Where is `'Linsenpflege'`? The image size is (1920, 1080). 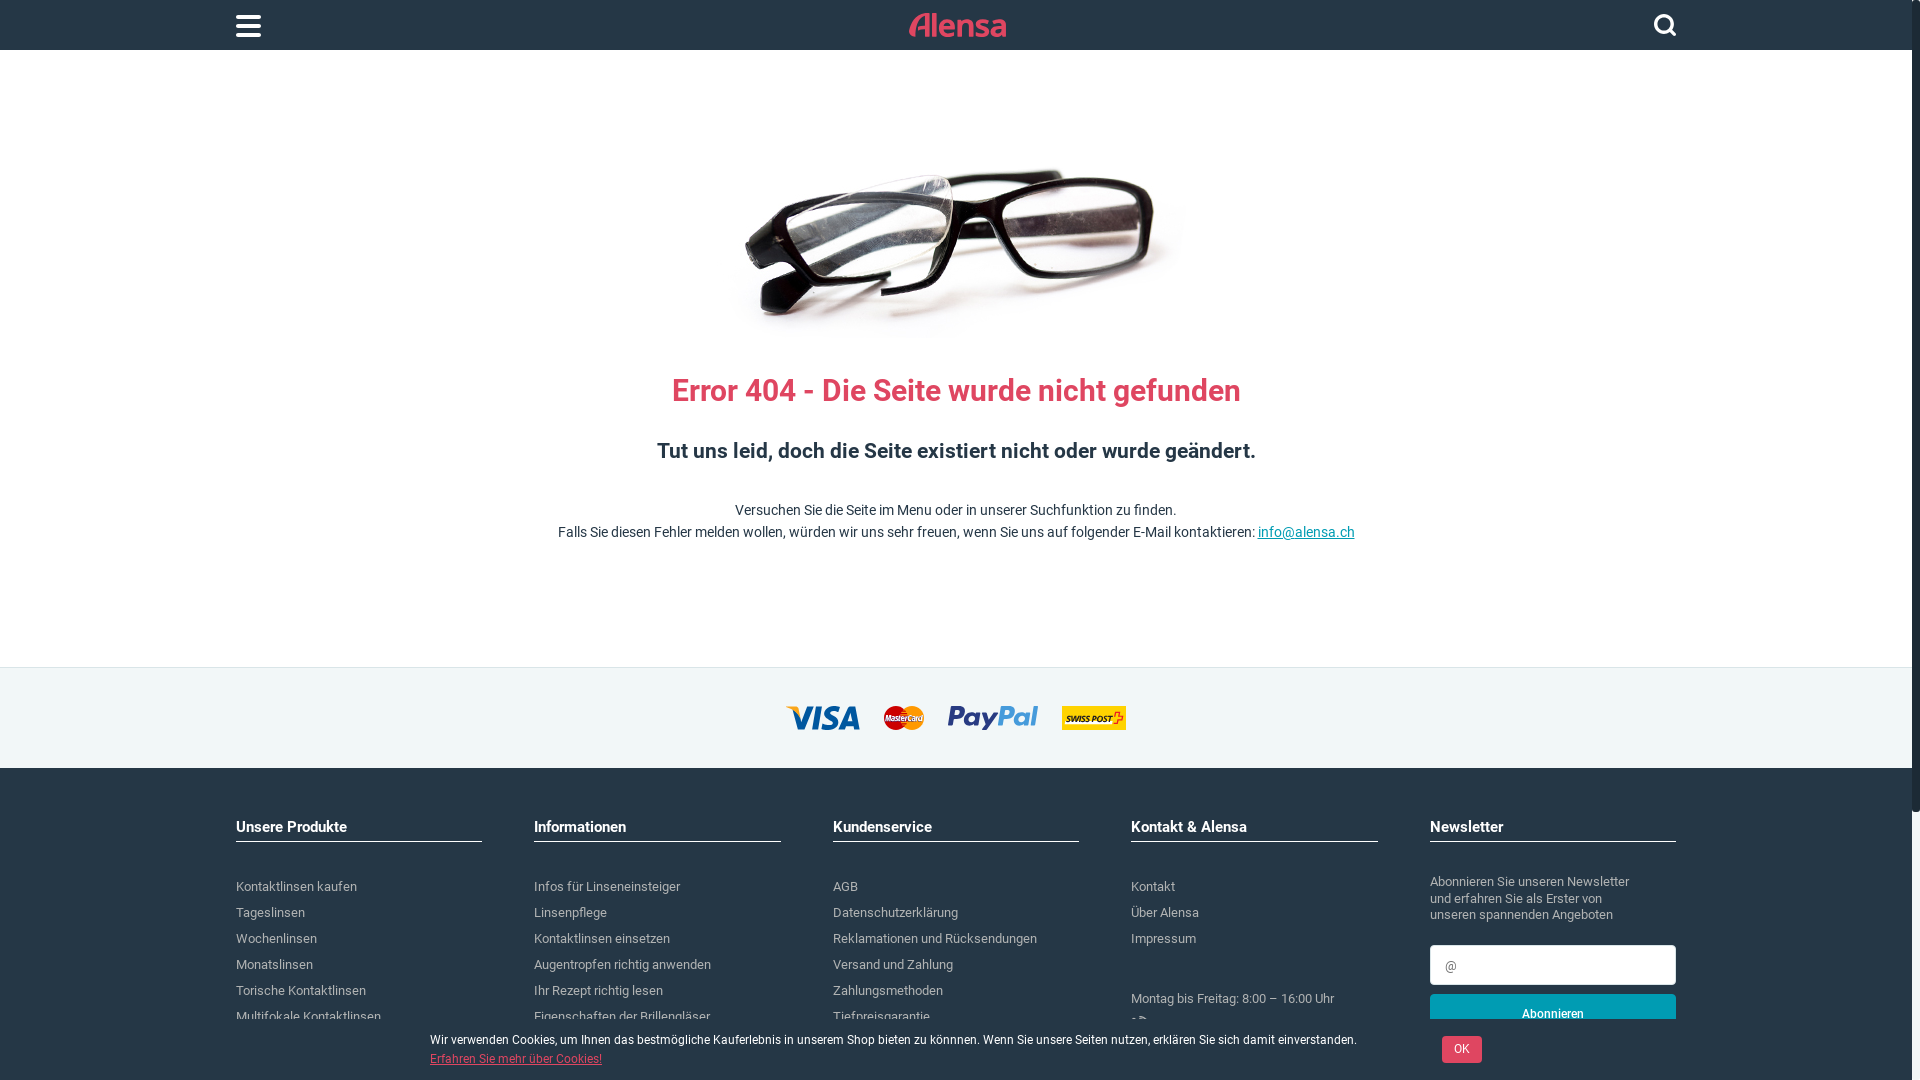
'Linsenpflege' is located at coordinates (569, 912).